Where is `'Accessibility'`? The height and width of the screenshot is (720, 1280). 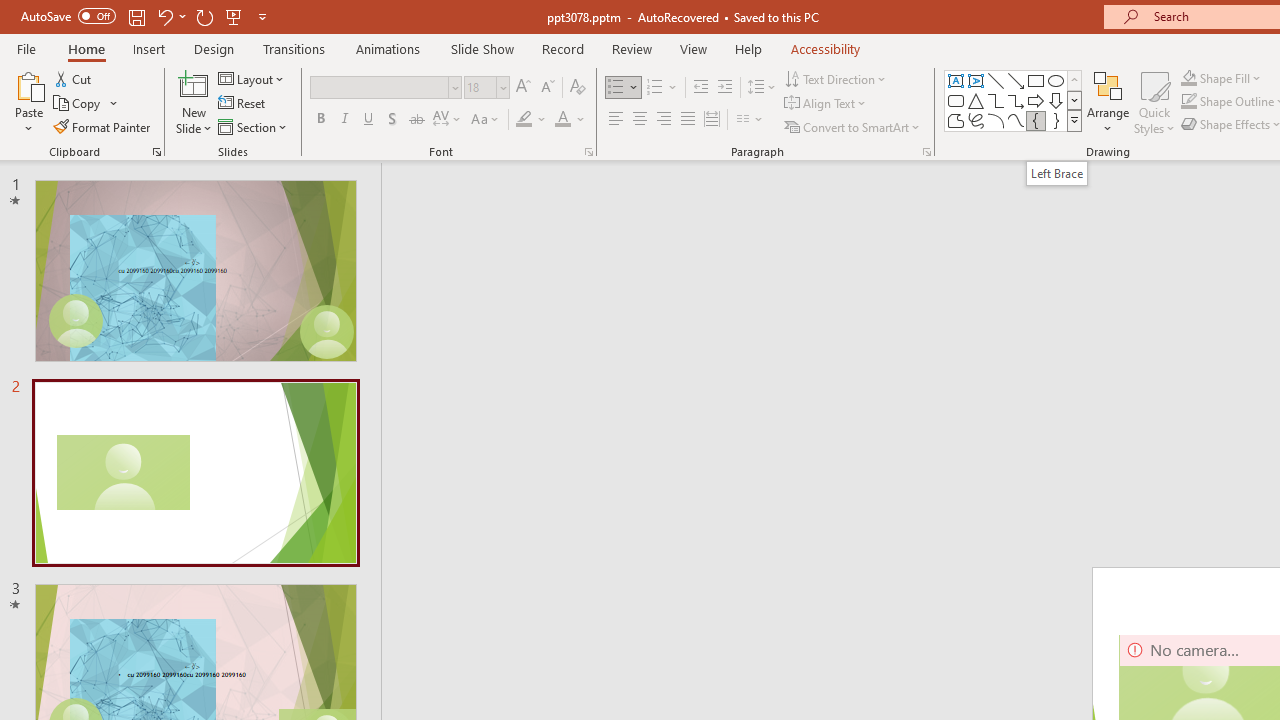
'Accessibility' is located at coordinates (826, 48).